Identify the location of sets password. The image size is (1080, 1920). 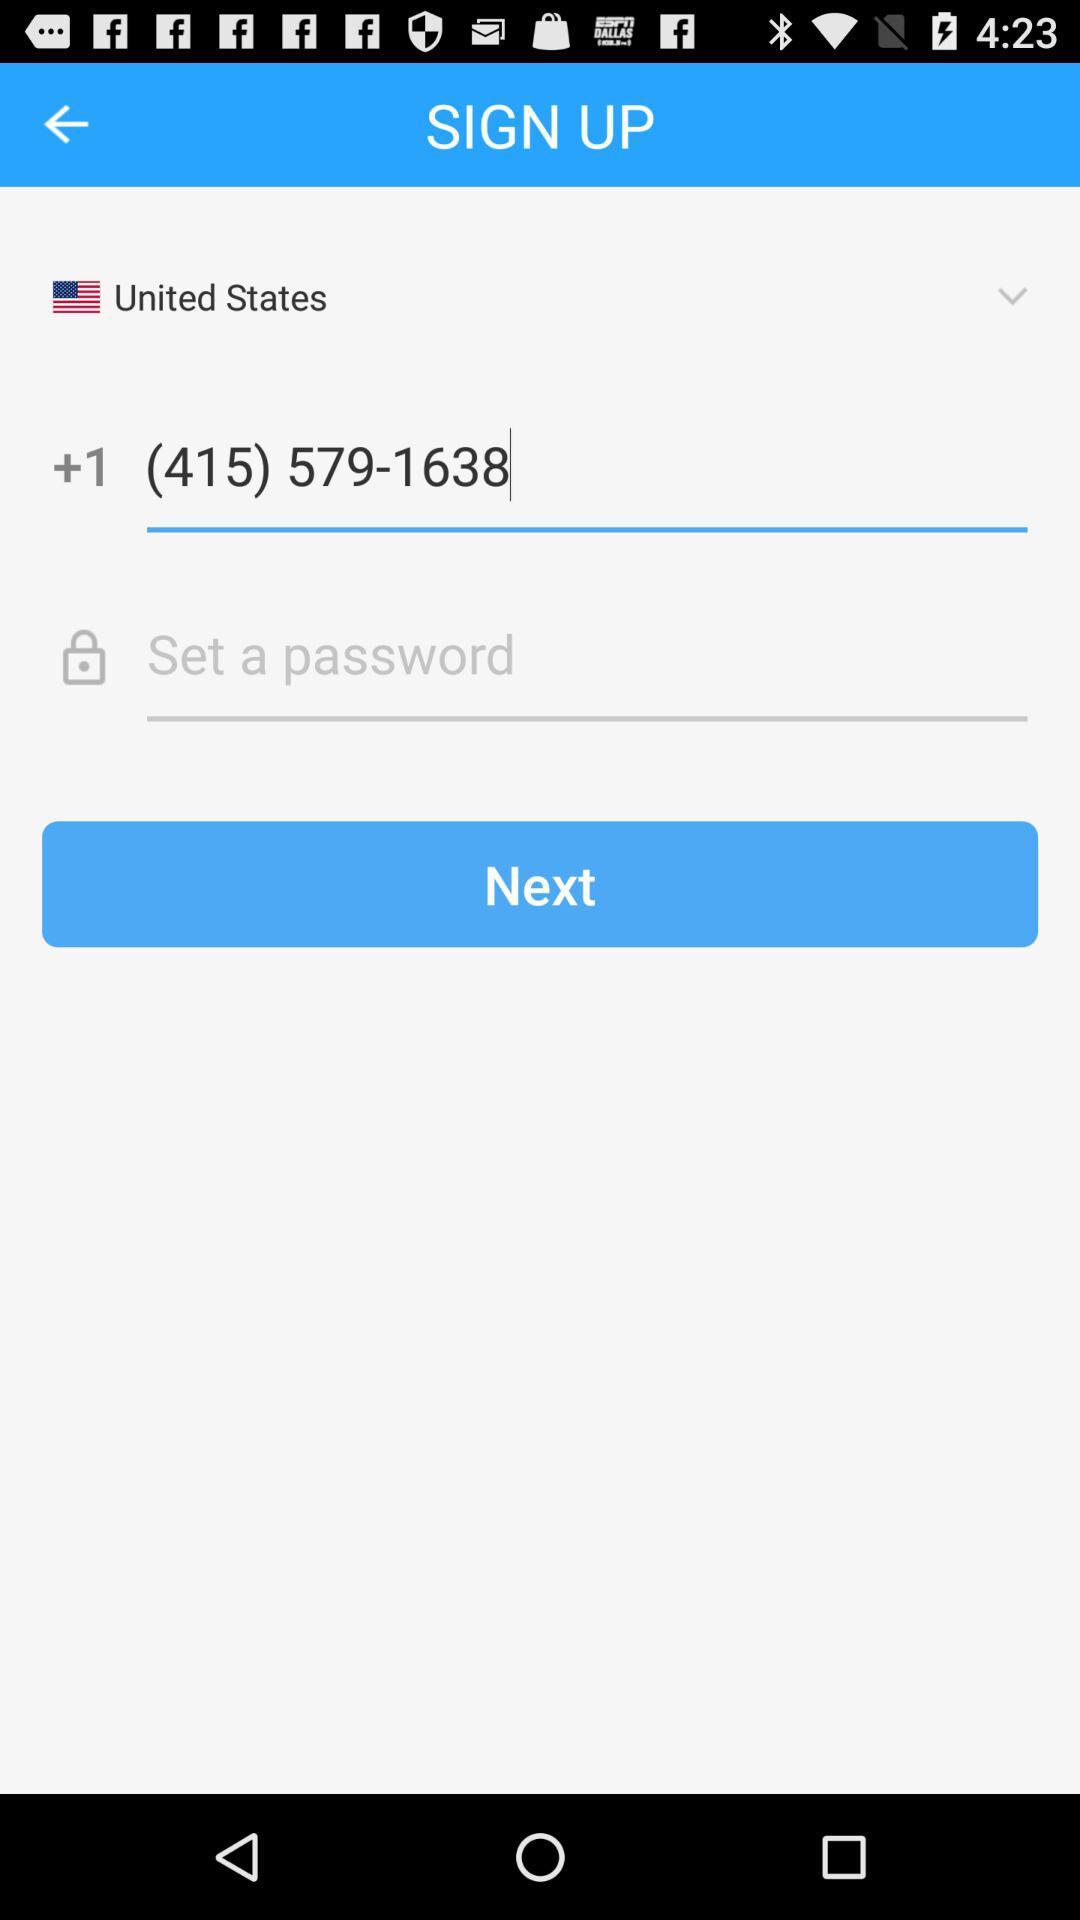
(586, 653).